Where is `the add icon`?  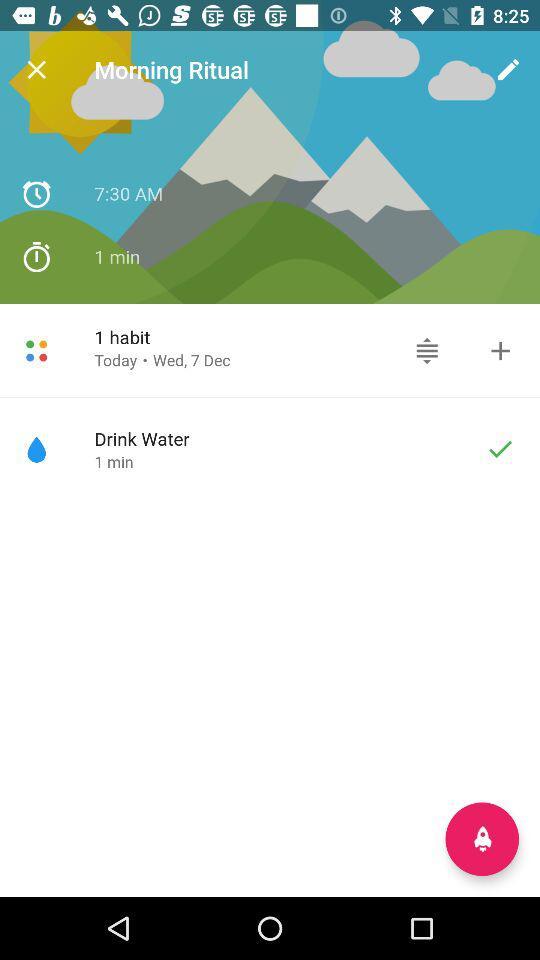 the add icon is located at coordinates (499, 350).